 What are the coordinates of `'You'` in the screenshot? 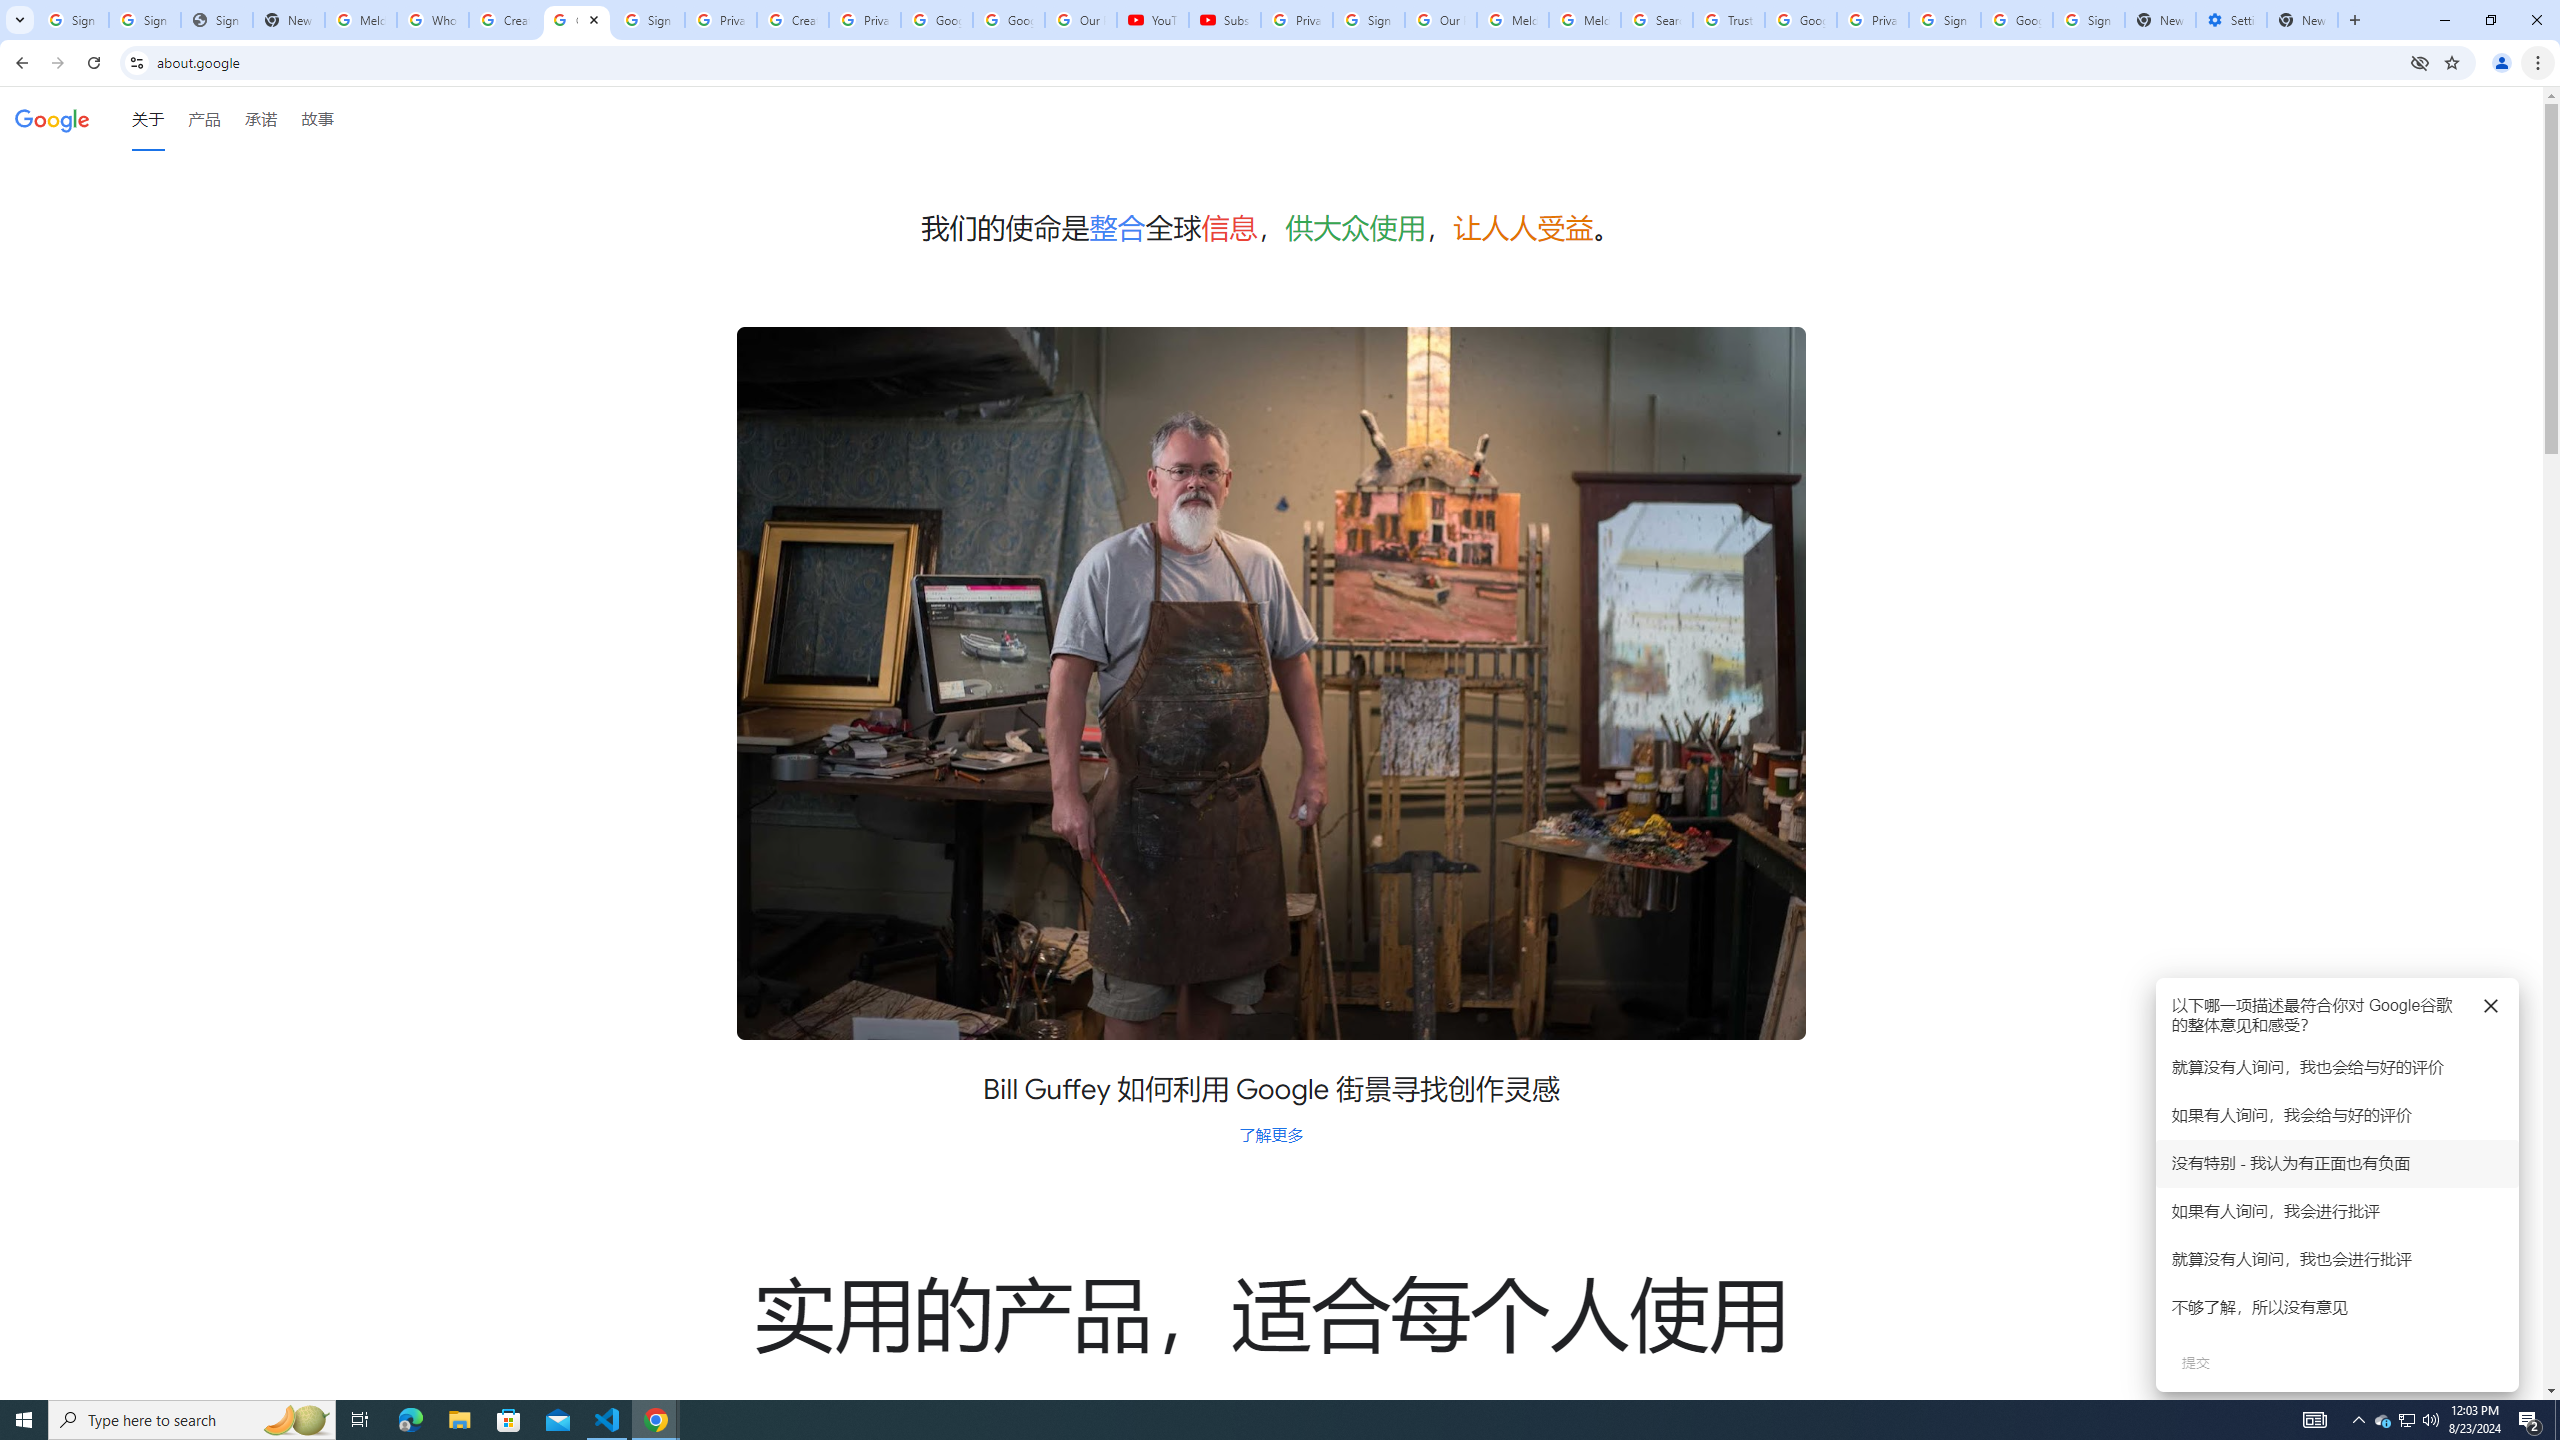 It's located at (2502, 62).